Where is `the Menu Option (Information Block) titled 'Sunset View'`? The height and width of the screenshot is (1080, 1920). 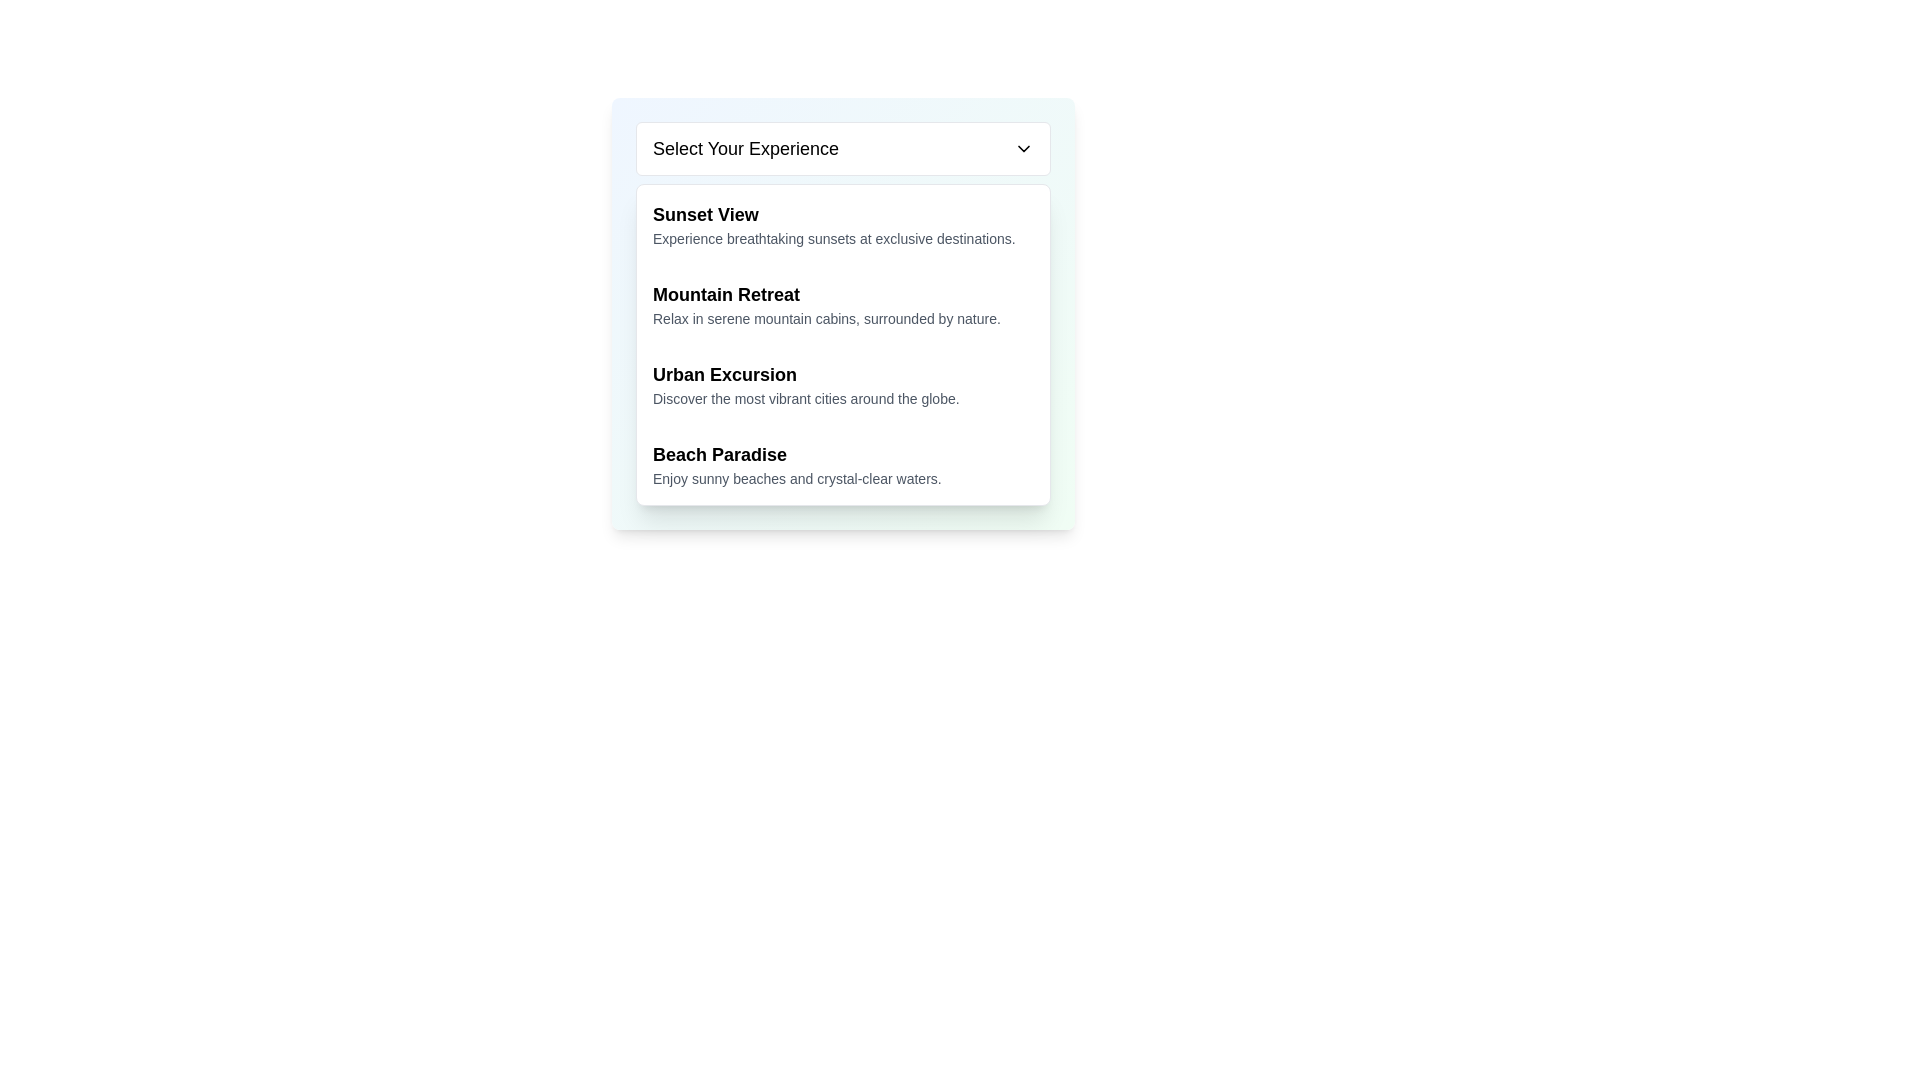 the Menu Option (Information Block) titled 'Sunset View' is located at coordinates (843, 224).